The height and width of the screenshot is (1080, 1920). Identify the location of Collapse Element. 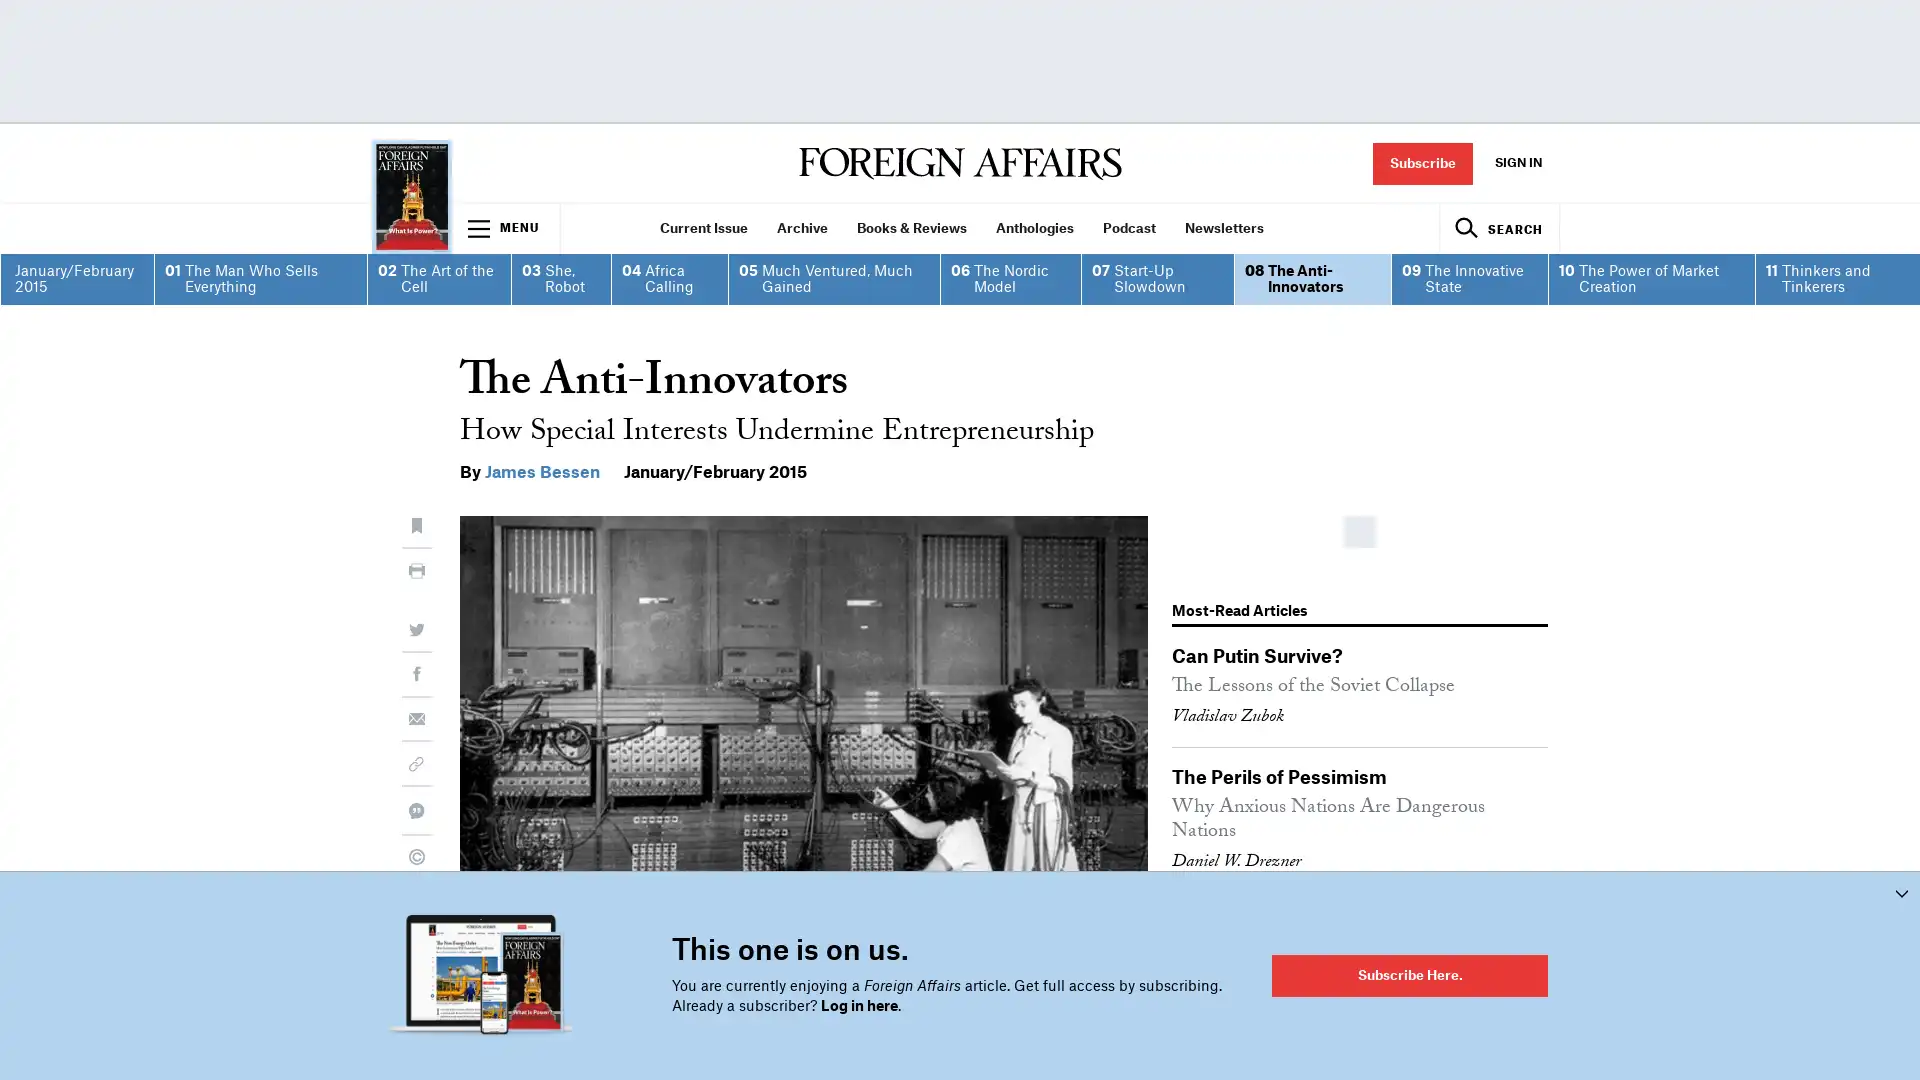
(1900, 892).